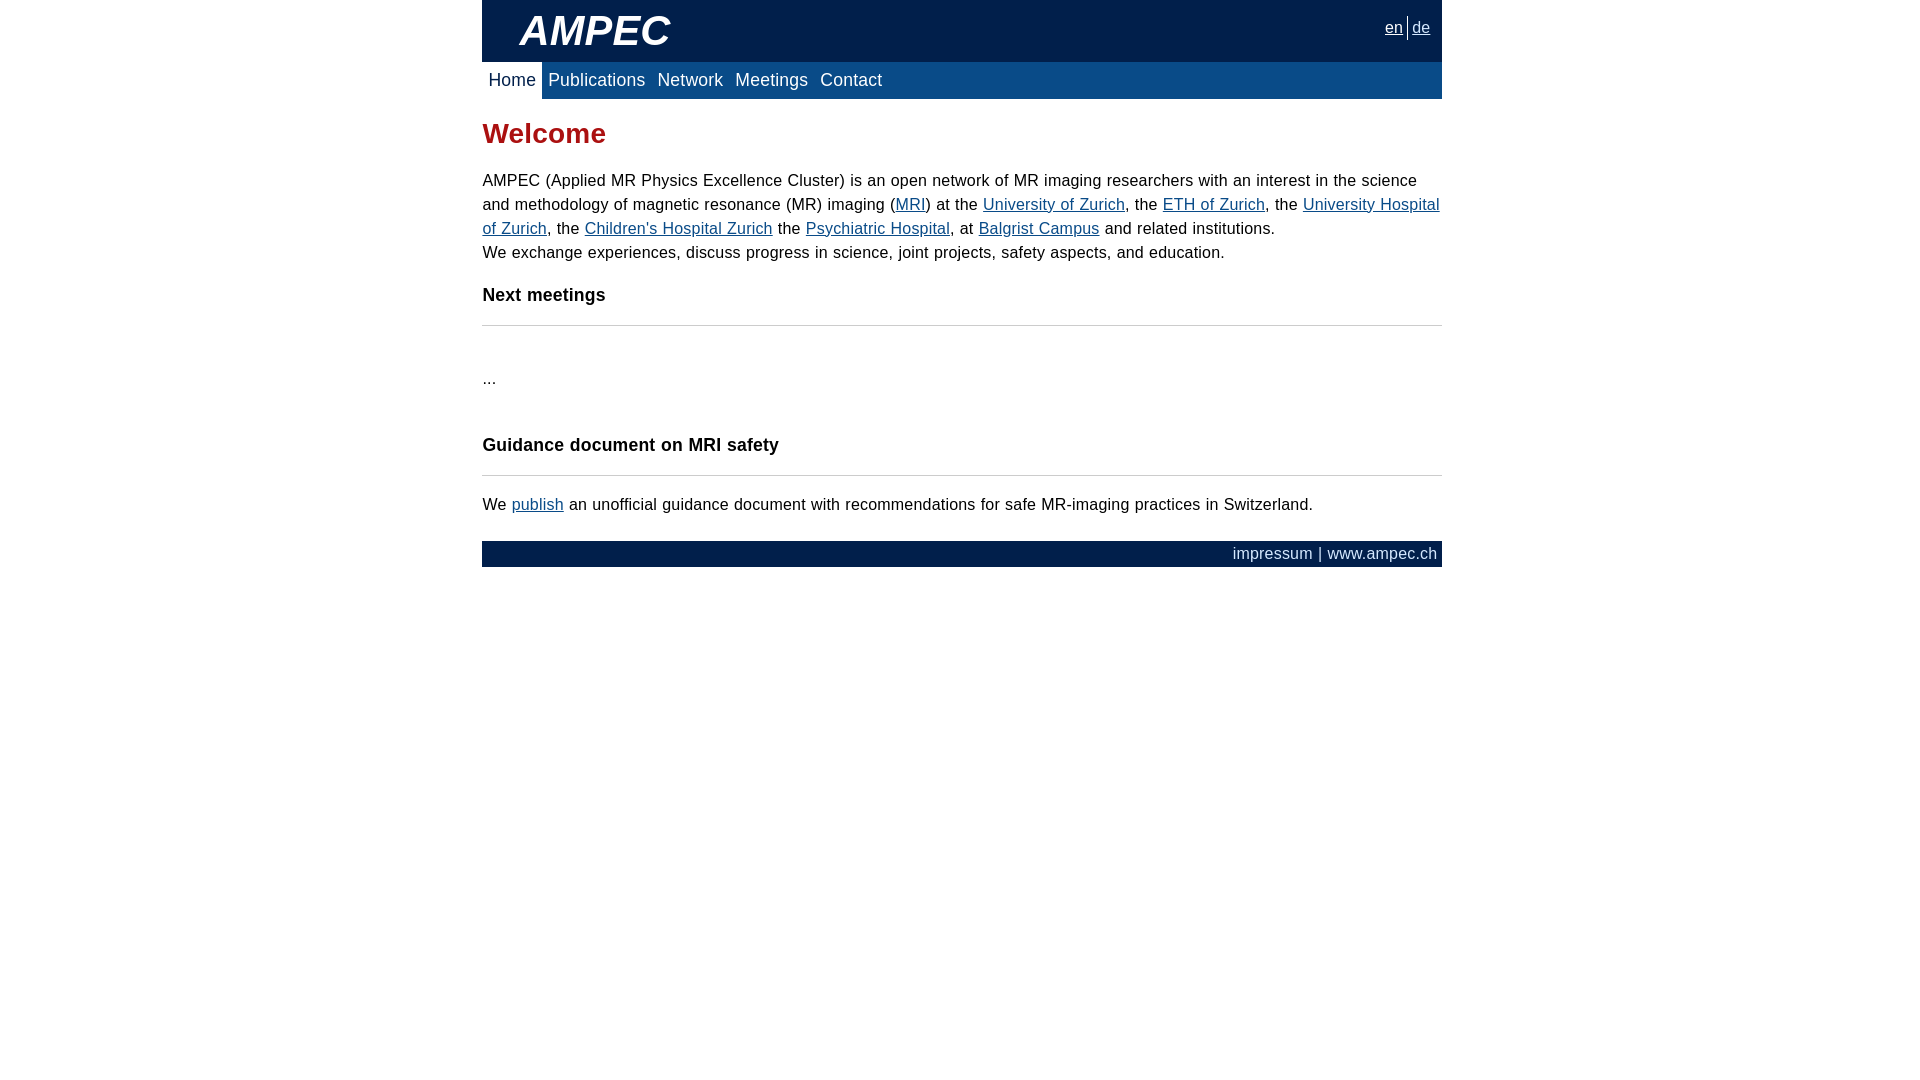 The image size is (1920, 1080). What do you see at coordinates (512, 503) in the screenshot?
I see `'publish'` at bounding box center [512, 503].